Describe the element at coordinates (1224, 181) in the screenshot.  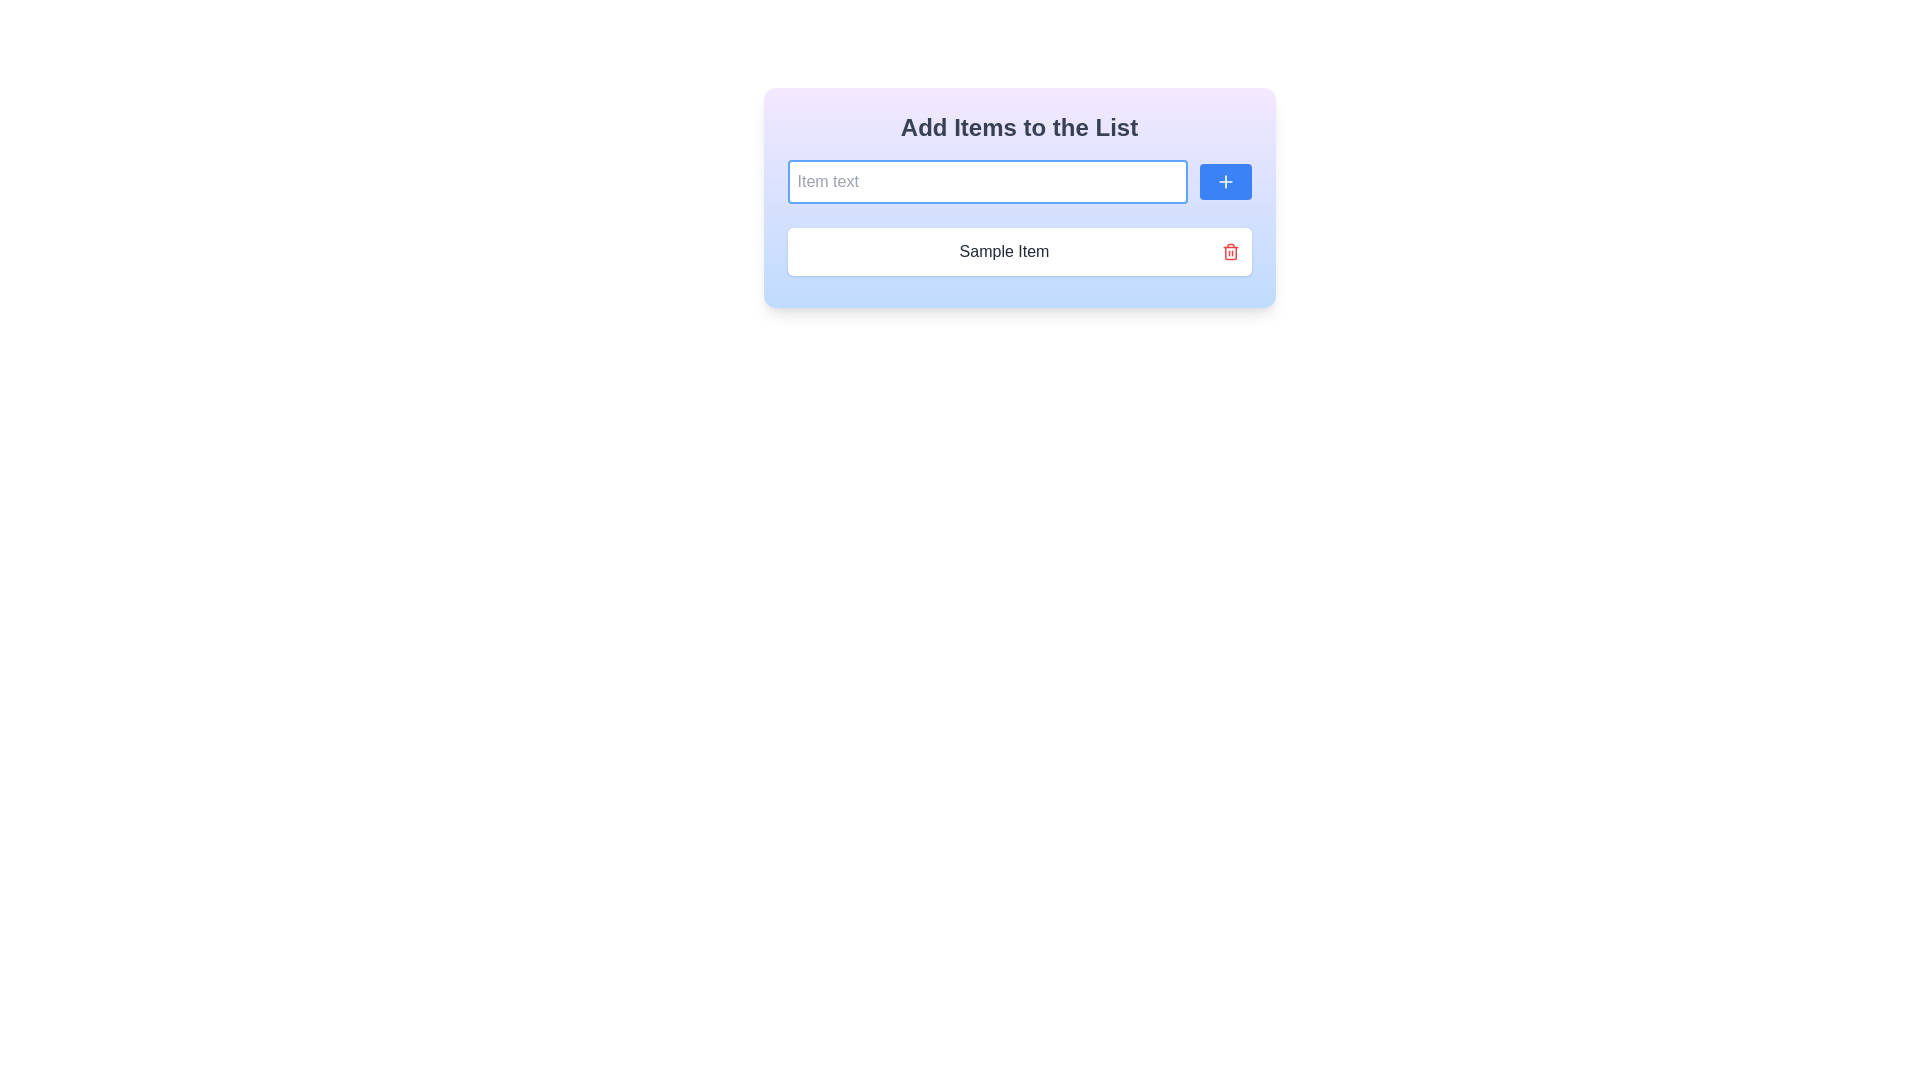
I see `the '+' icon within the button on the right side of the 'Item text' input field in the 'Add Items to the List' section` at that location.